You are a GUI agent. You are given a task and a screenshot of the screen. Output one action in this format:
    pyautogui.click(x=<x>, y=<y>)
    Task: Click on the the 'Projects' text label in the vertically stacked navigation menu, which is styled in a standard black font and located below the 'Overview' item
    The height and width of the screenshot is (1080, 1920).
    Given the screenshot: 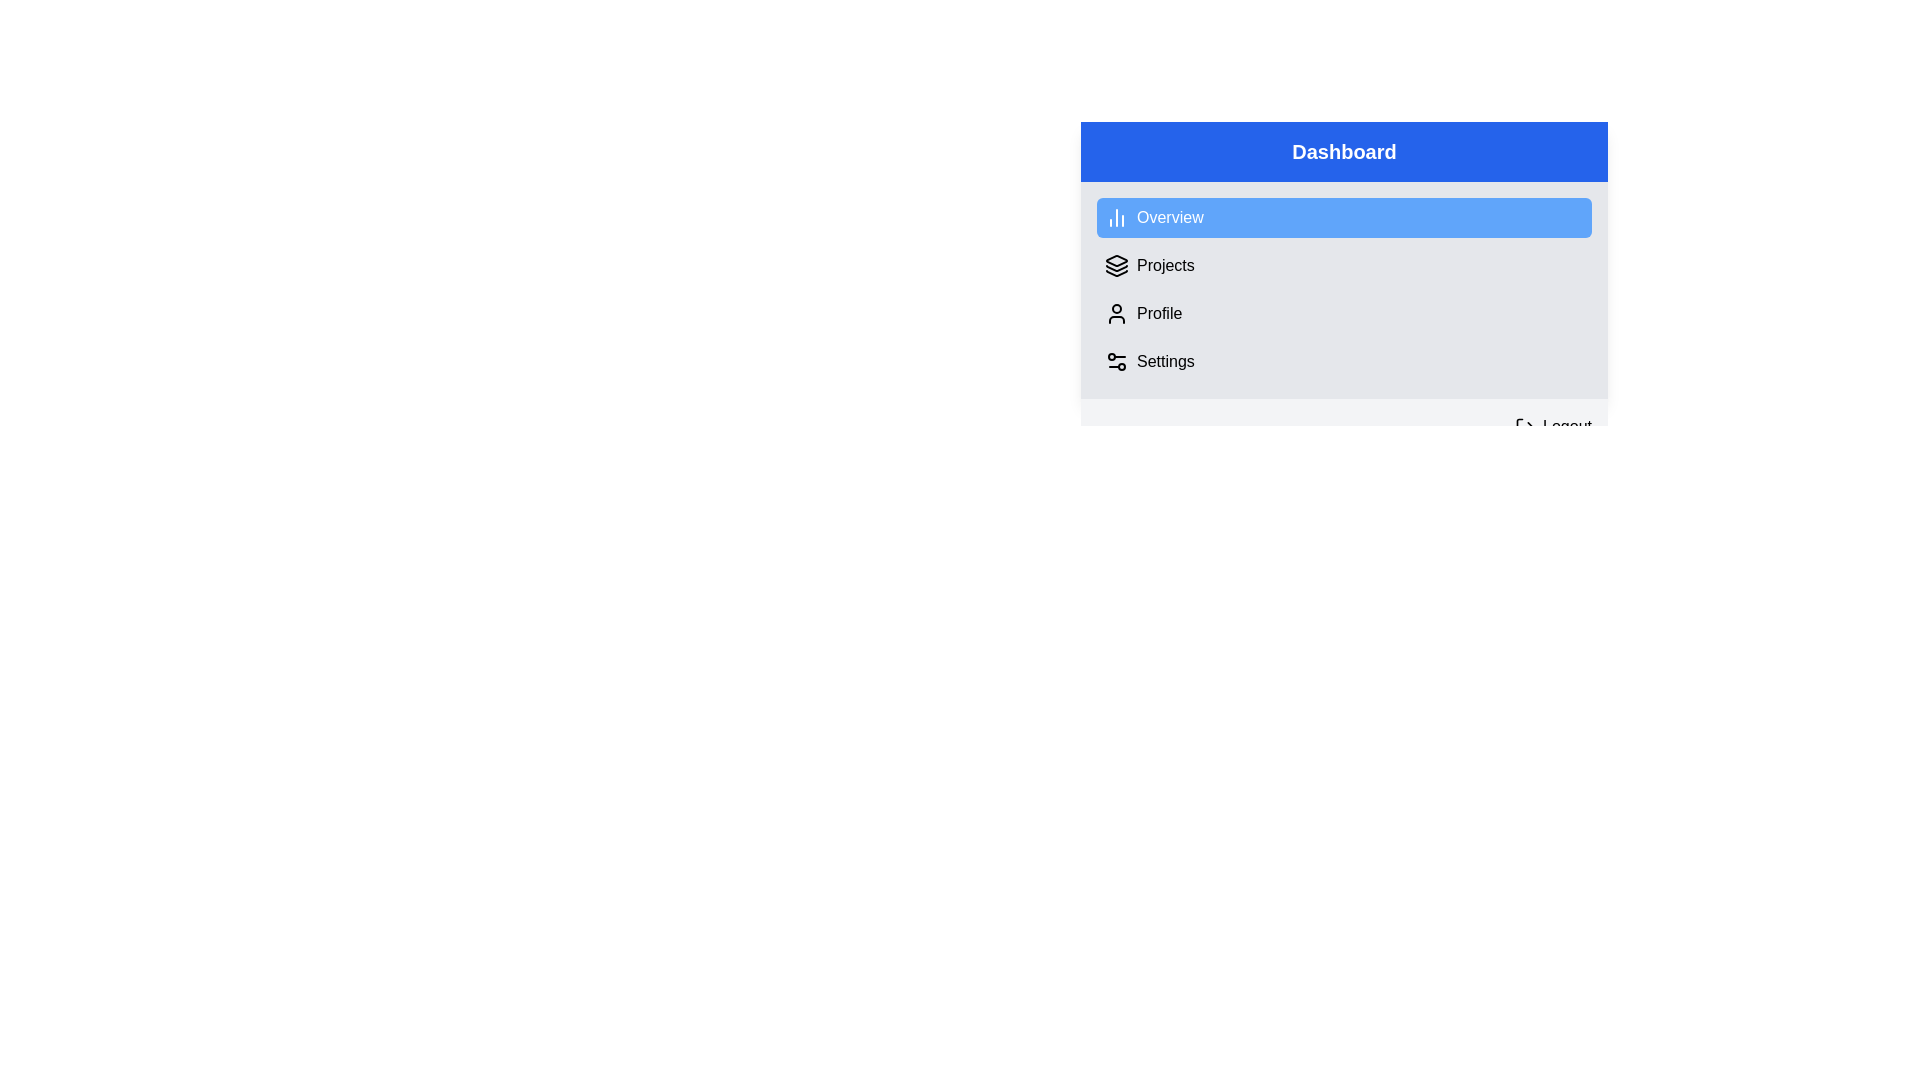 What is the action you would take?
    pyautogui.click(x=1165, y=265)
    